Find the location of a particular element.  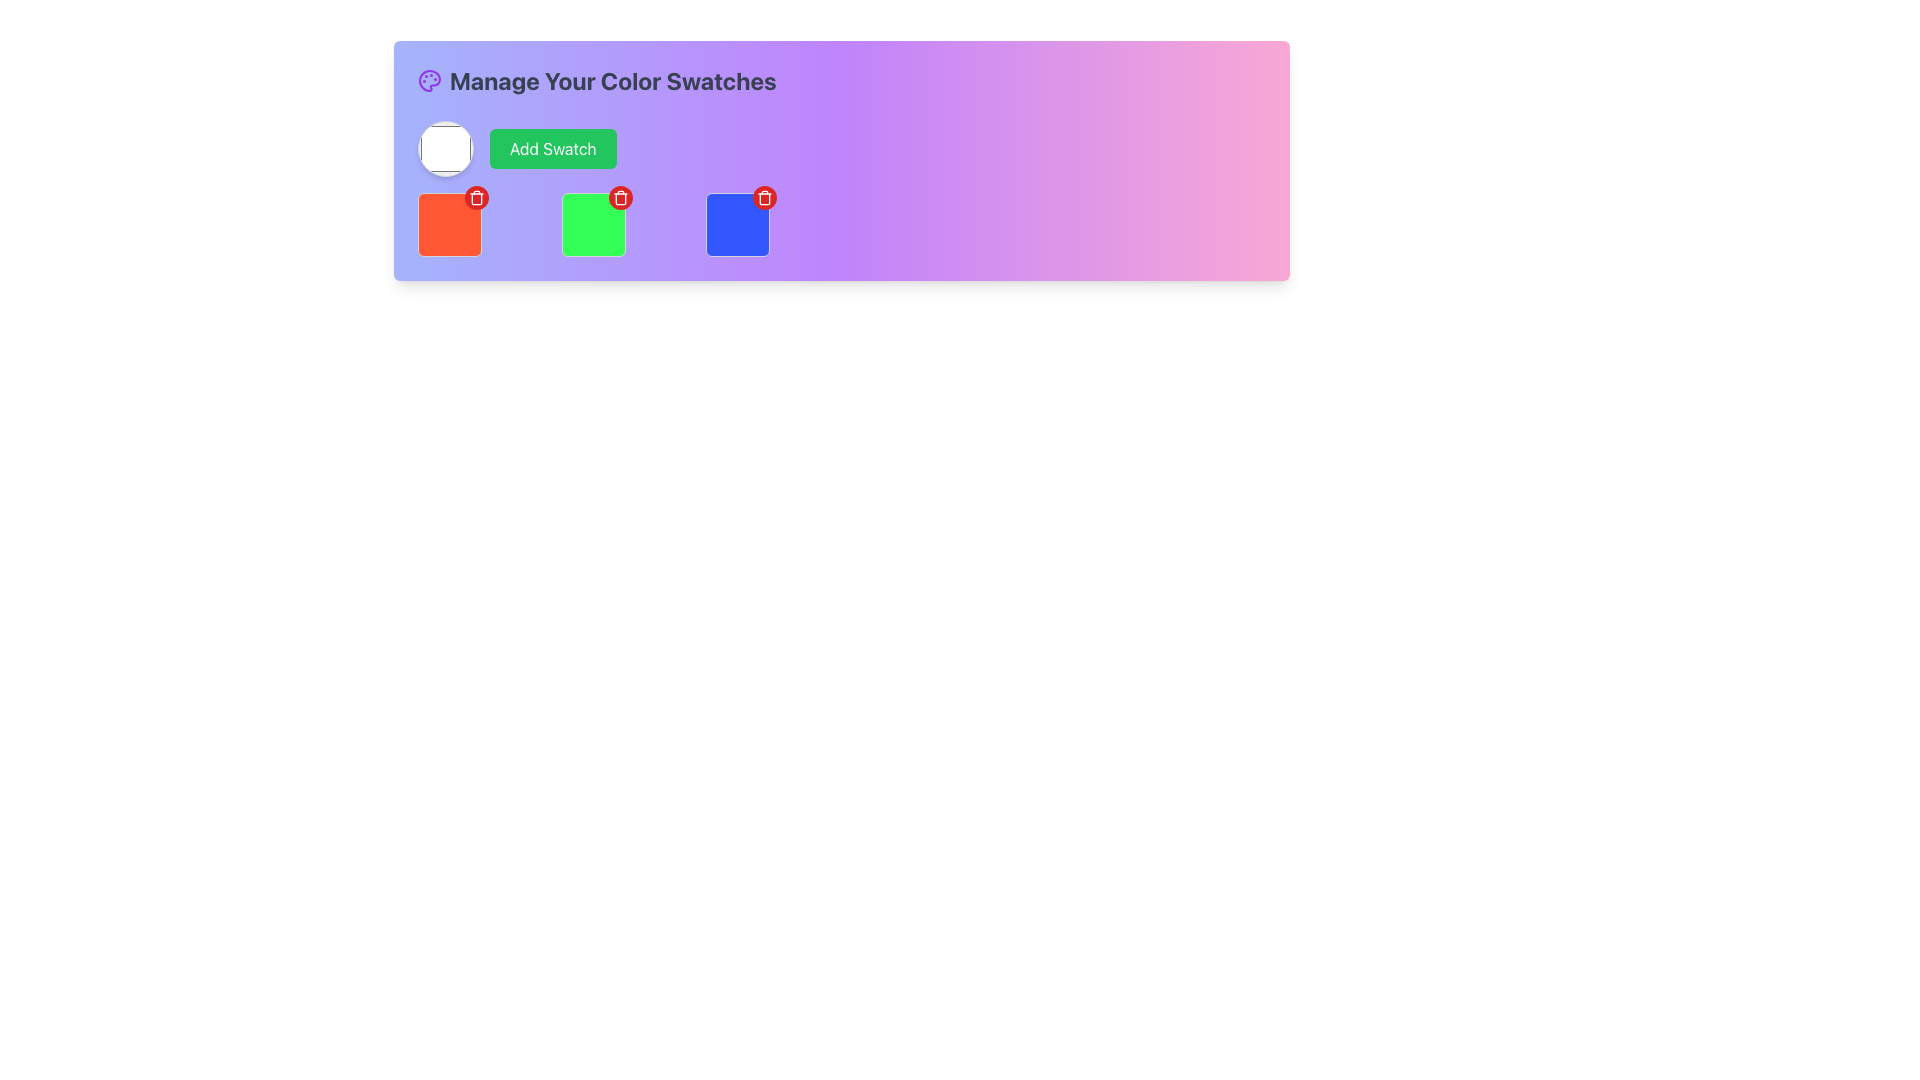

the circular red button with a trash can icon located at the top-right corner of the blue color swatch is located at coordinates (763, 197).